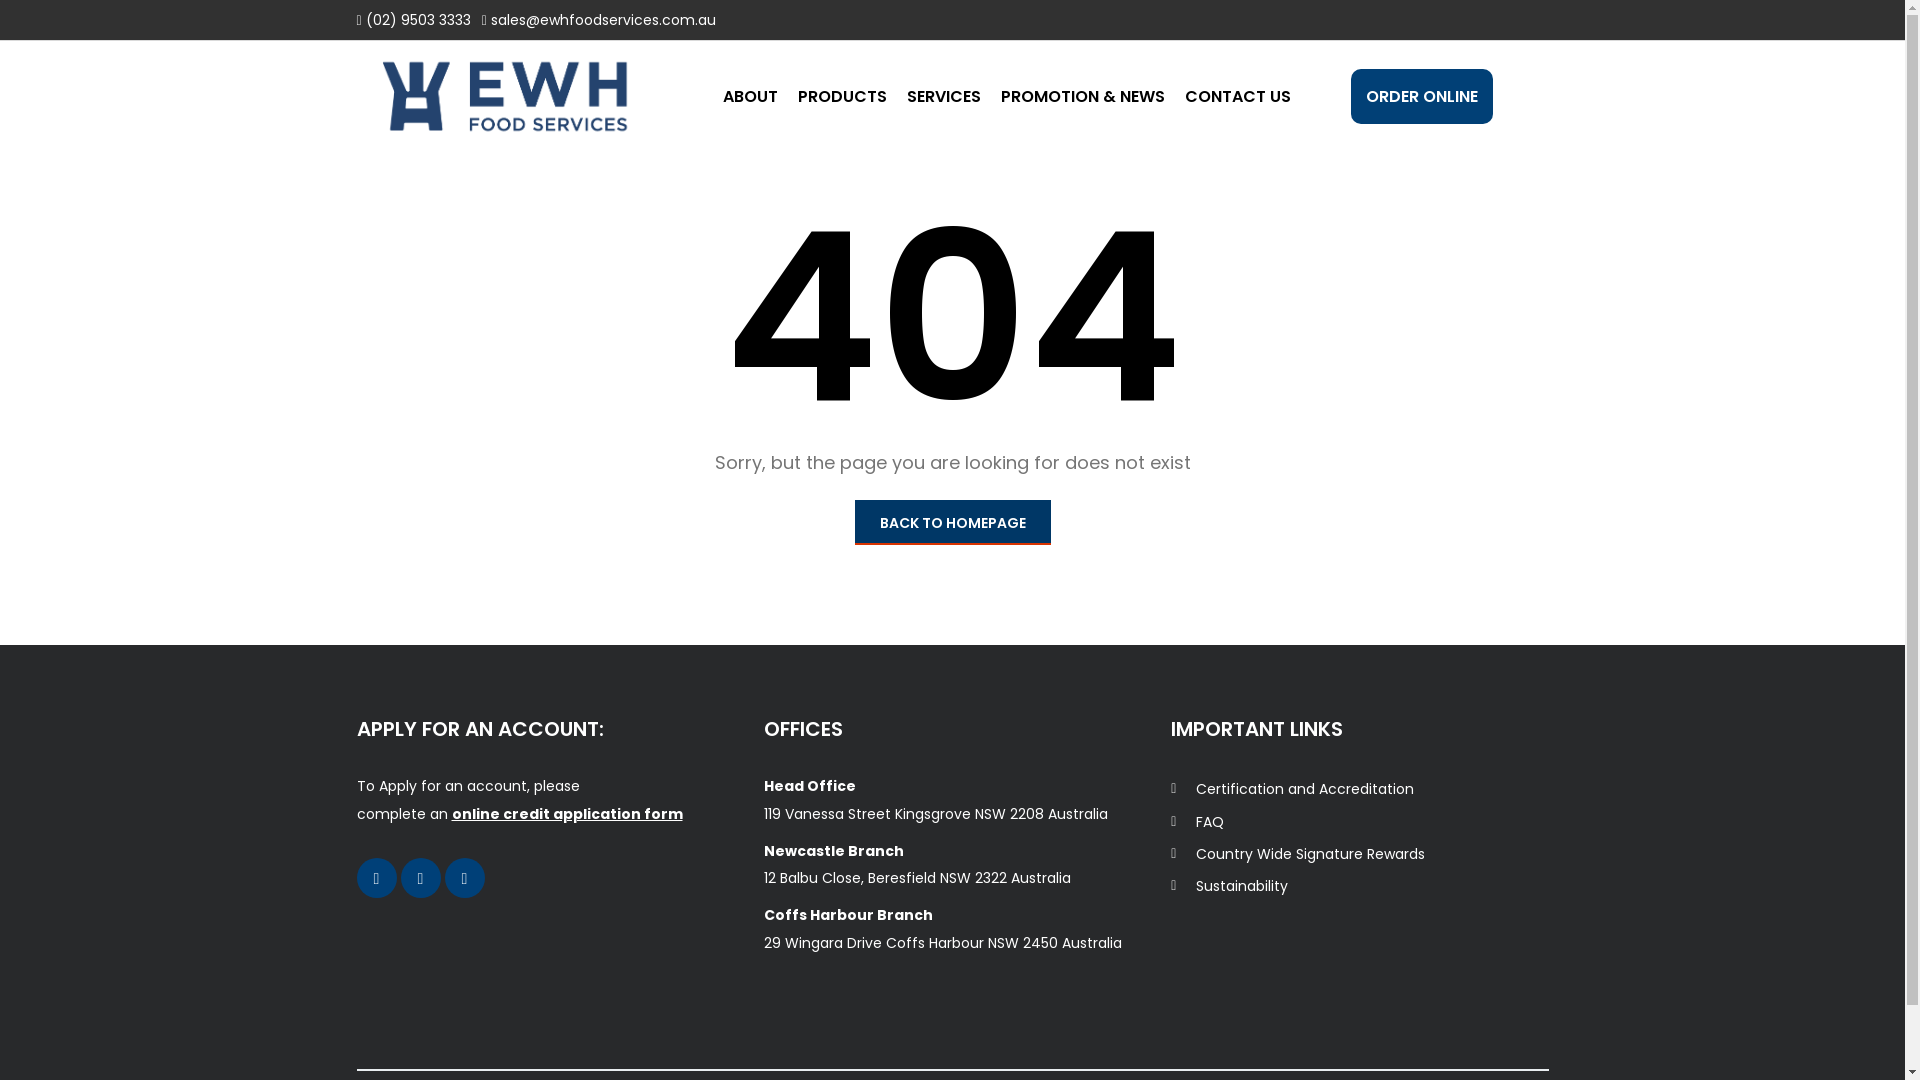 The width and height of the screenshot is (1920, 1080). Describe the element at coordinates (1184, 96) in the screenshot. I see `'CONTACT US'` at that location.